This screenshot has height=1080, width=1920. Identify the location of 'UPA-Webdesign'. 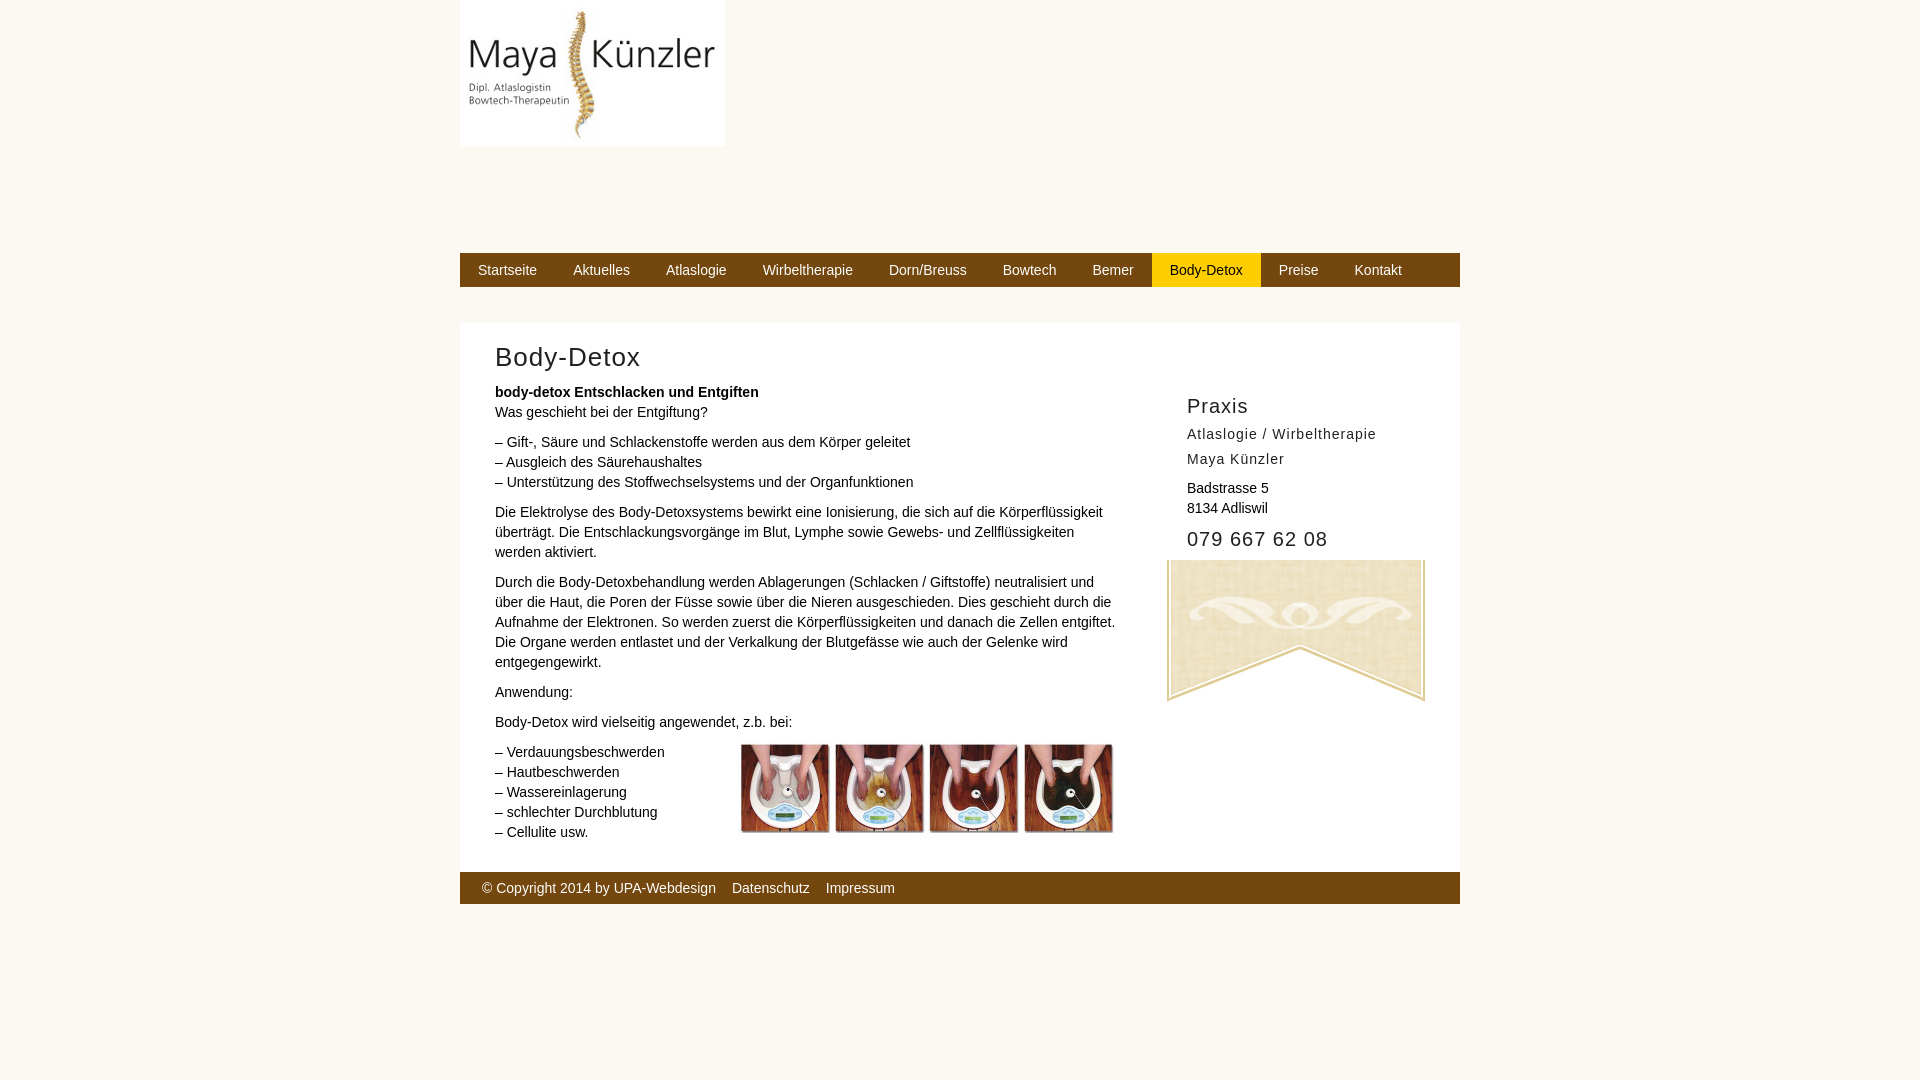
(665, 886).